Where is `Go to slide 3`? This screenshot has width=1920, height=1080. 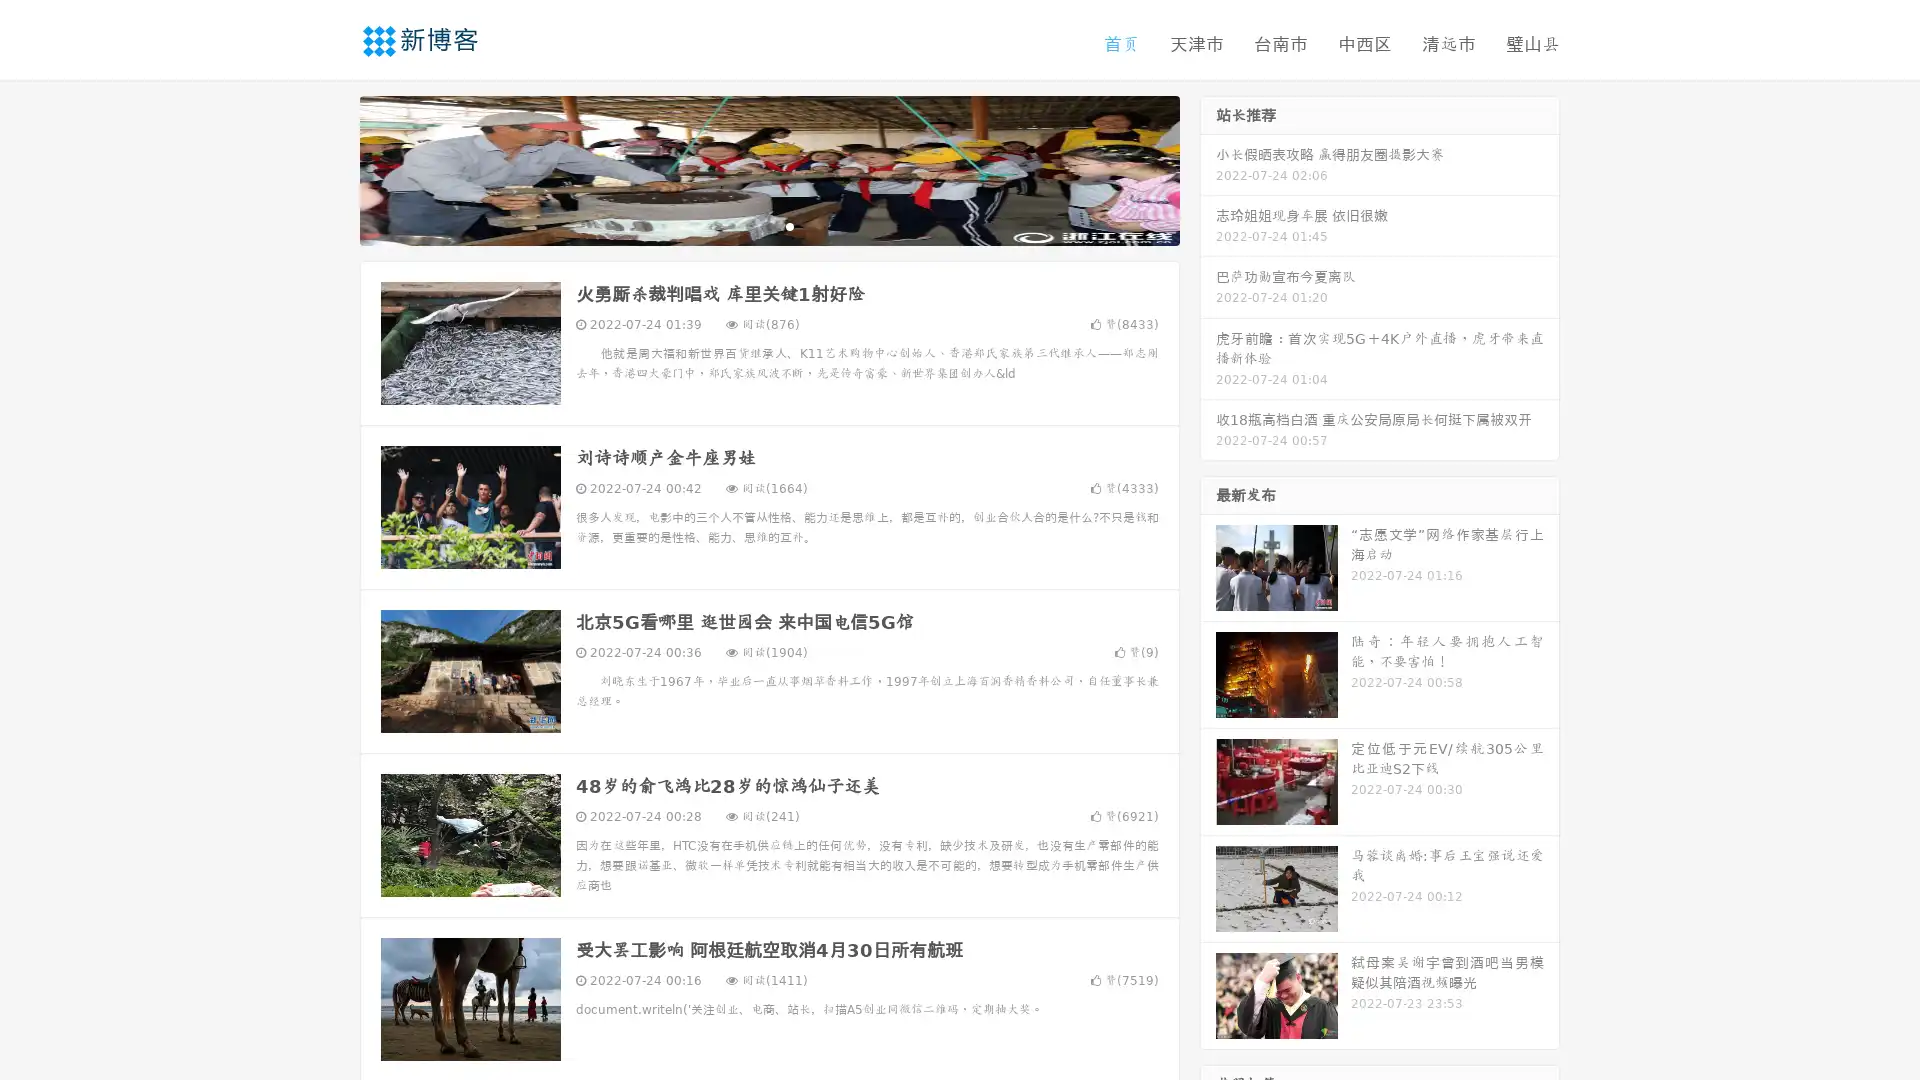
Go to slide 3 is located at coordinates (789, 225).